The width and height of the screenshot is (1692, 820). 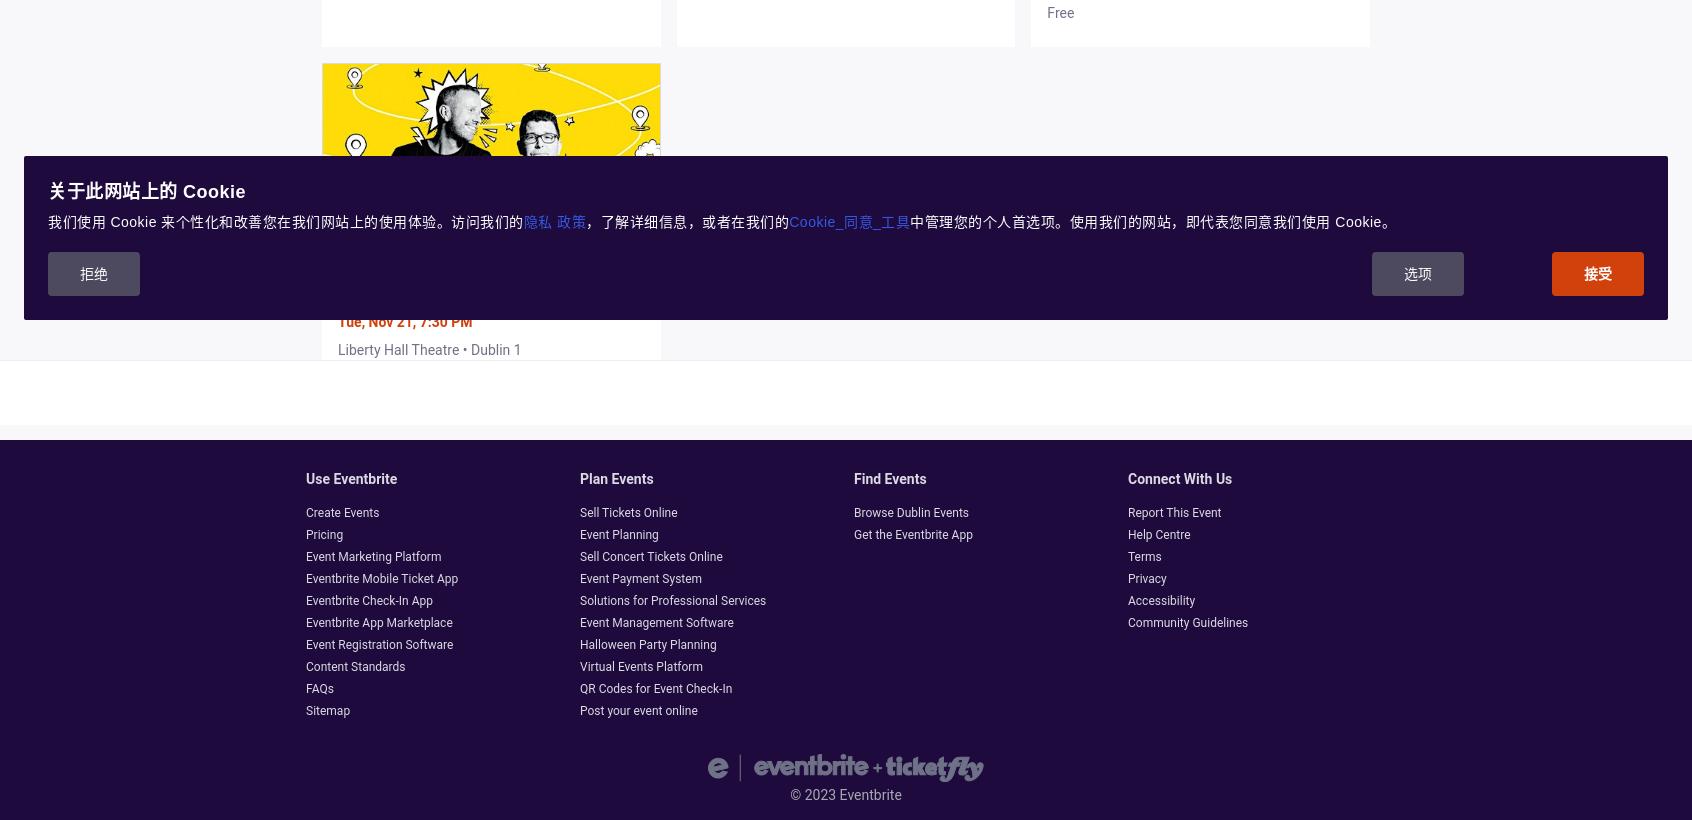 What do you see at coordinates (1143, 556) in the screenshot?
I see `'Terms'` at bounding box center [1143, 556].